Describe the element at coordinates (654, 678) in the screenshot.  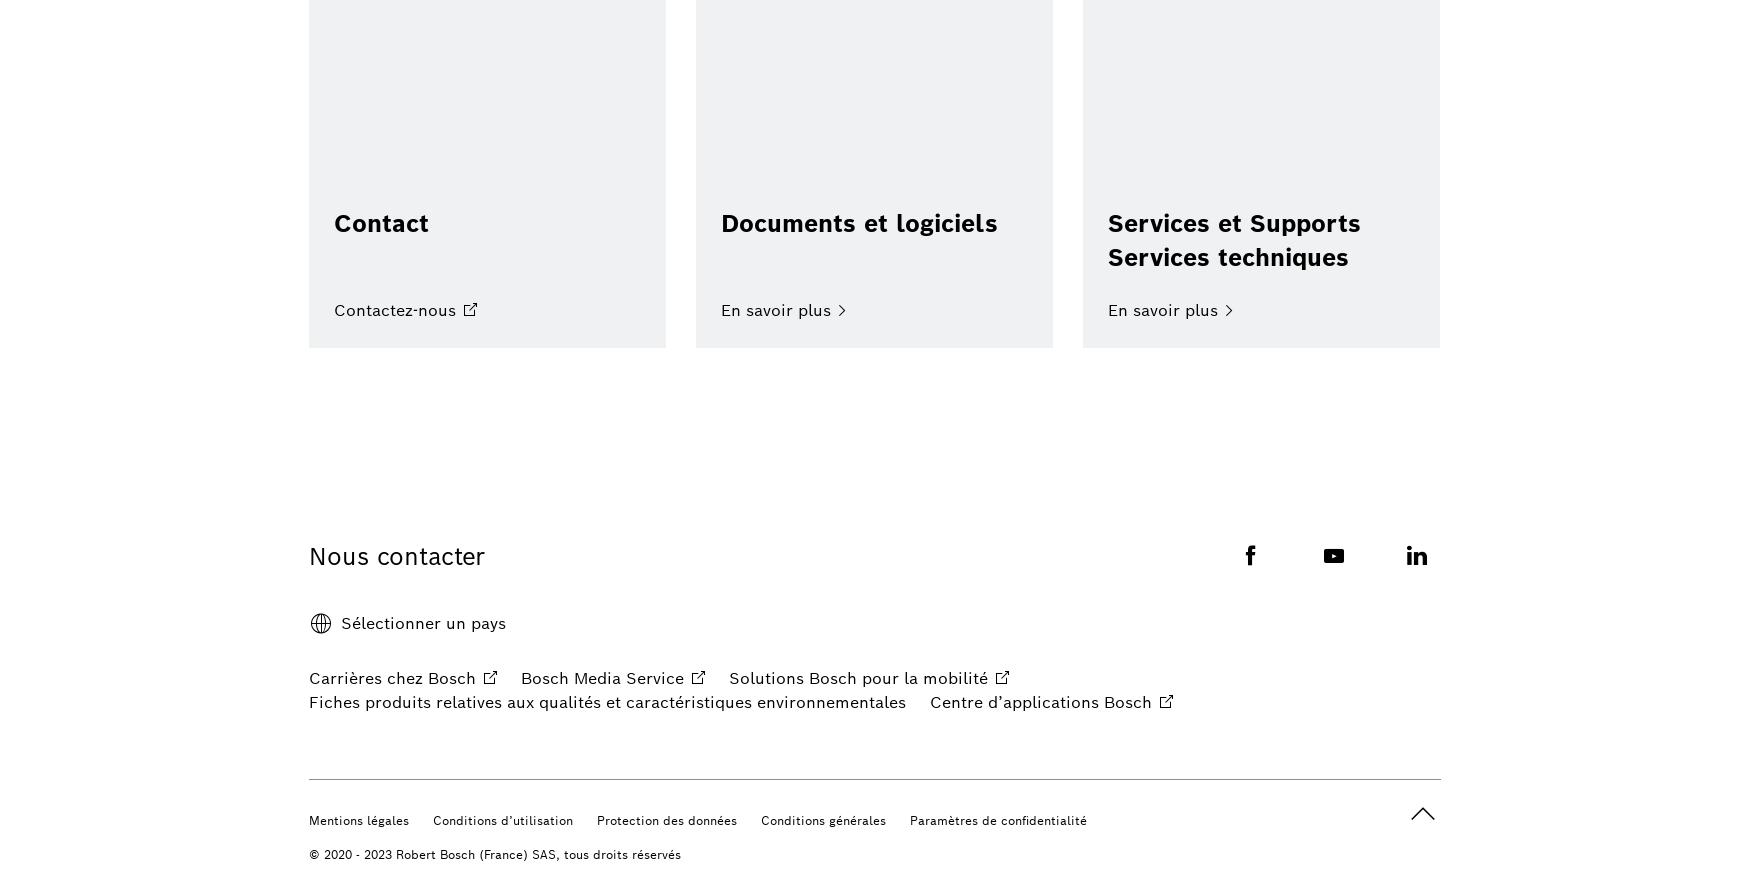
I see `'Service'` at that location.